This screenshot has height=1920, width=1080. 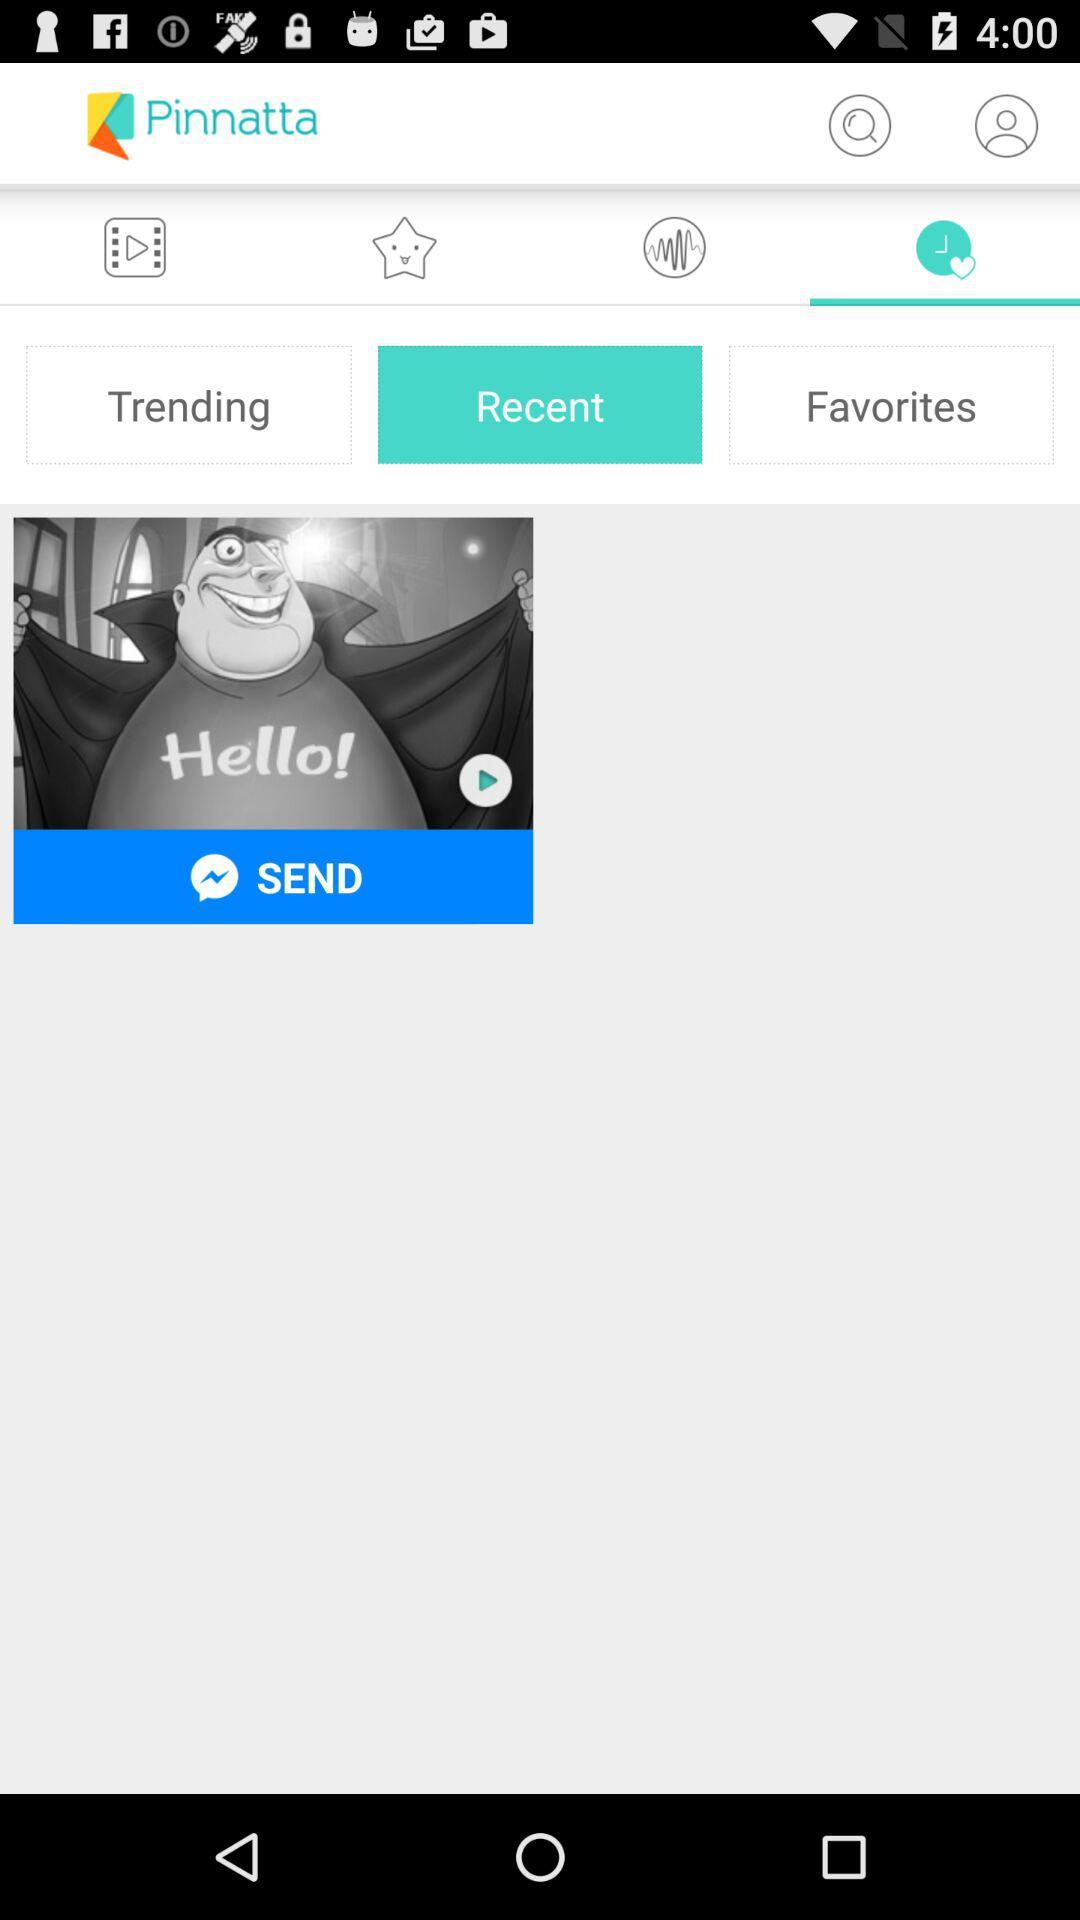 I want to click on the fullscreen icon, so click(x=135, y=263).